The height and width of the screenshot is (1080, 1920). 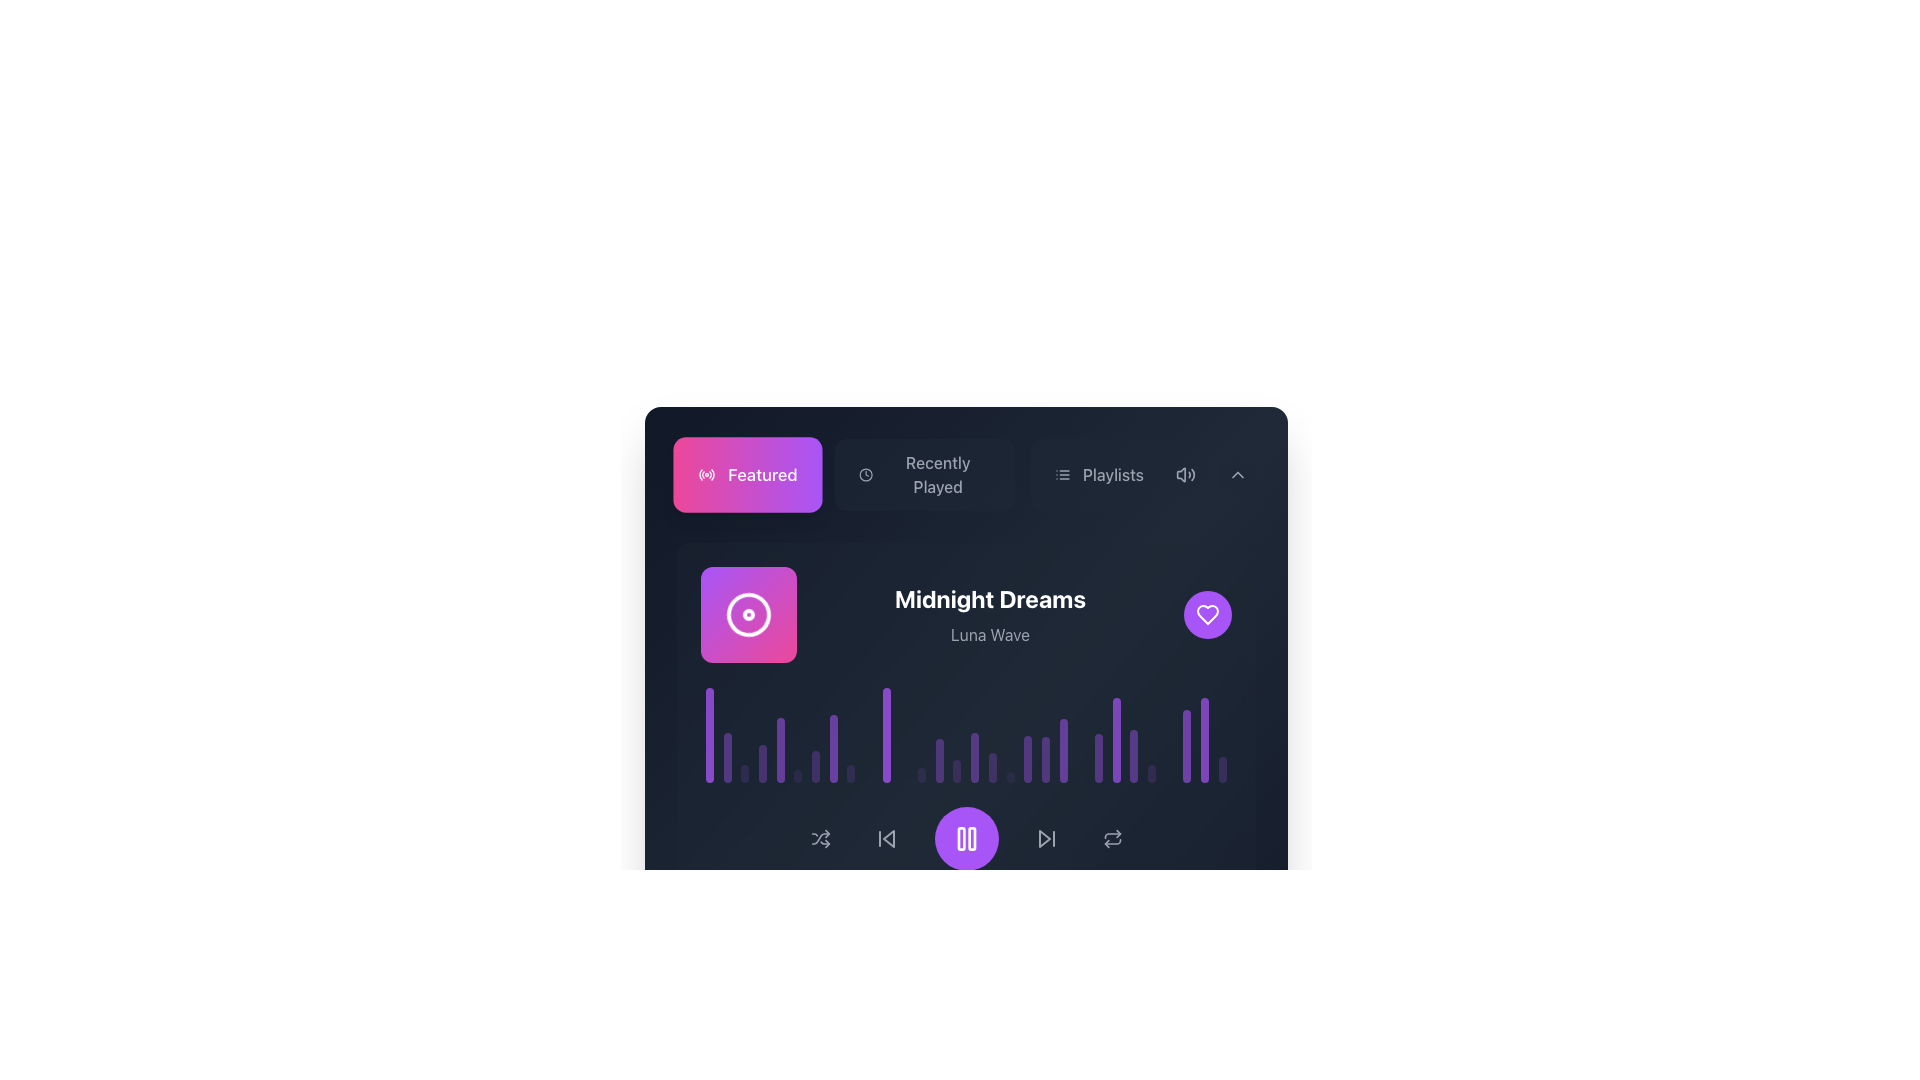 What do you see at coordinates (1221, 768) in the screenshot?
I see `the last bar in the vertical bar chart located near the center-bottom of the main card interface` at bounding box center [1221, 768].